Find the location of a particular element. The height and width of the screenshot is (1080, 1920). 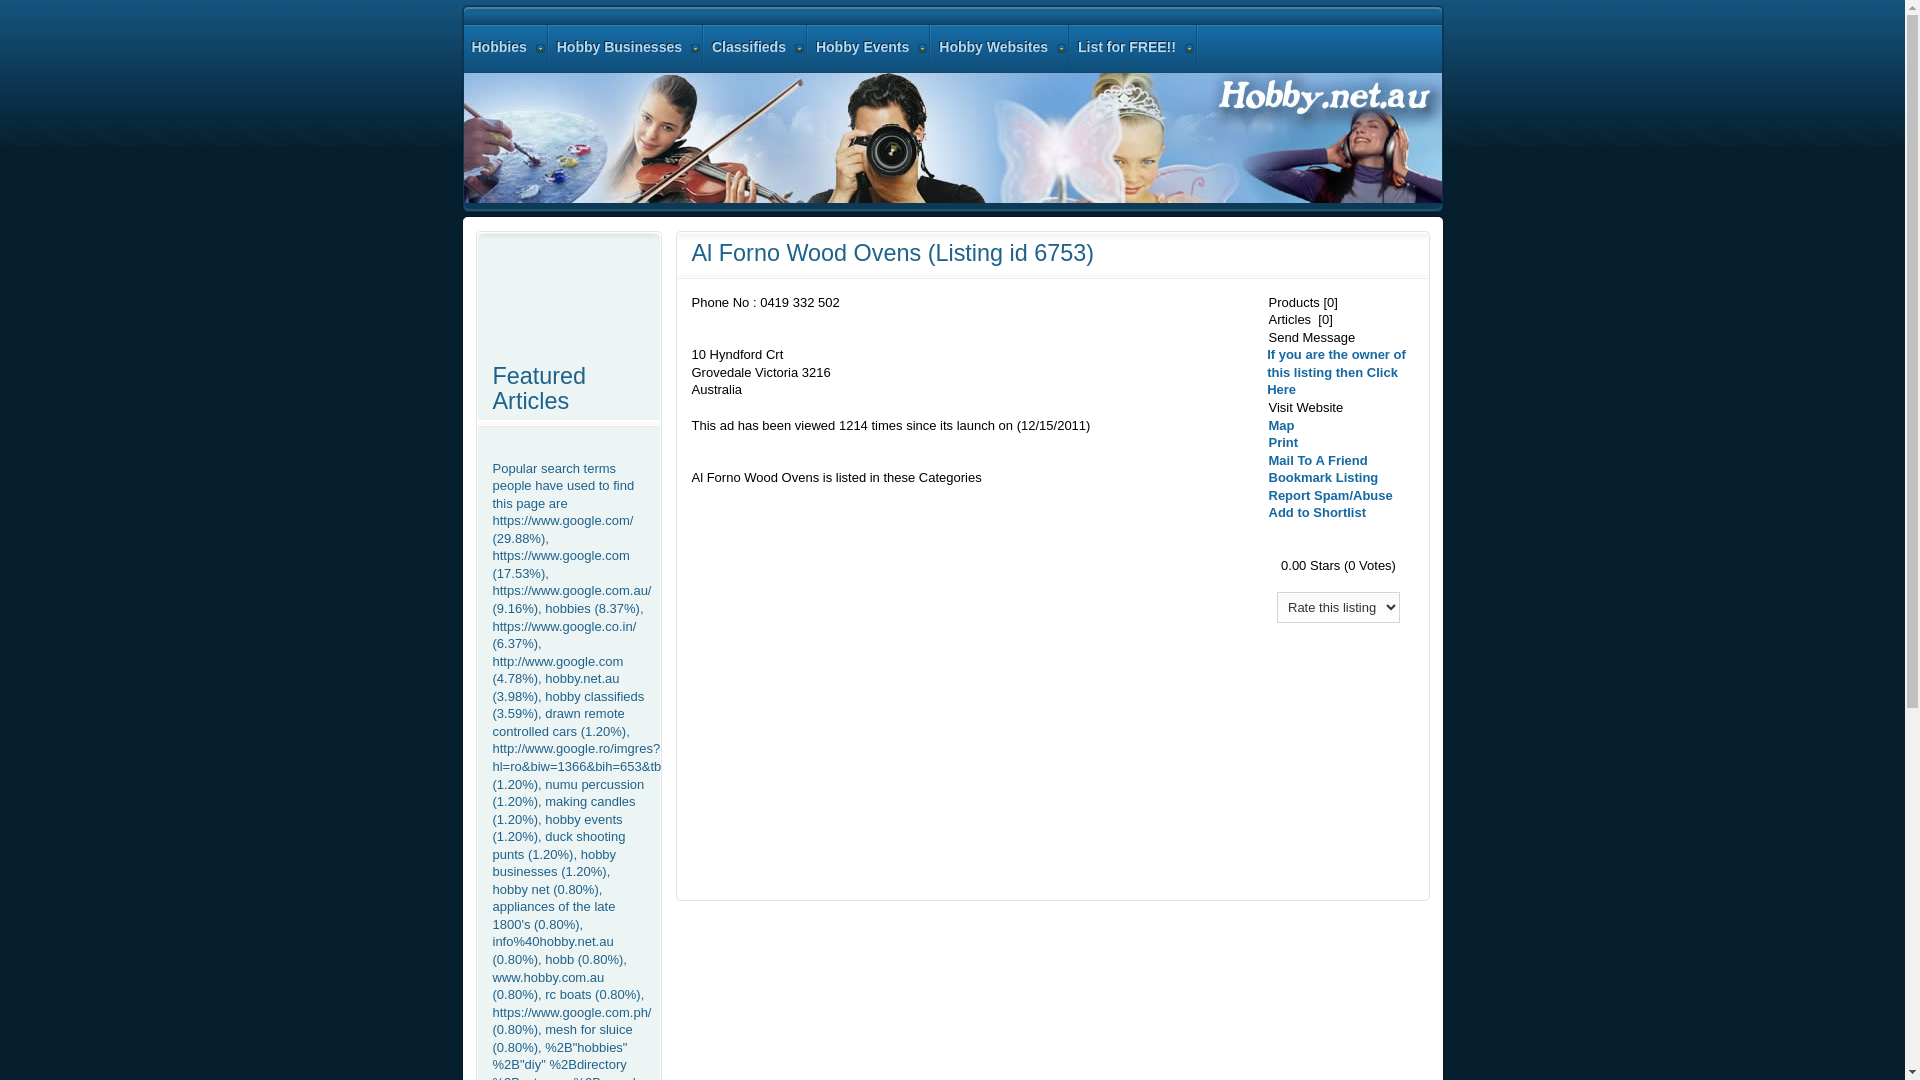

'Bookmark Listing' is located at coordinates (1323, 477).